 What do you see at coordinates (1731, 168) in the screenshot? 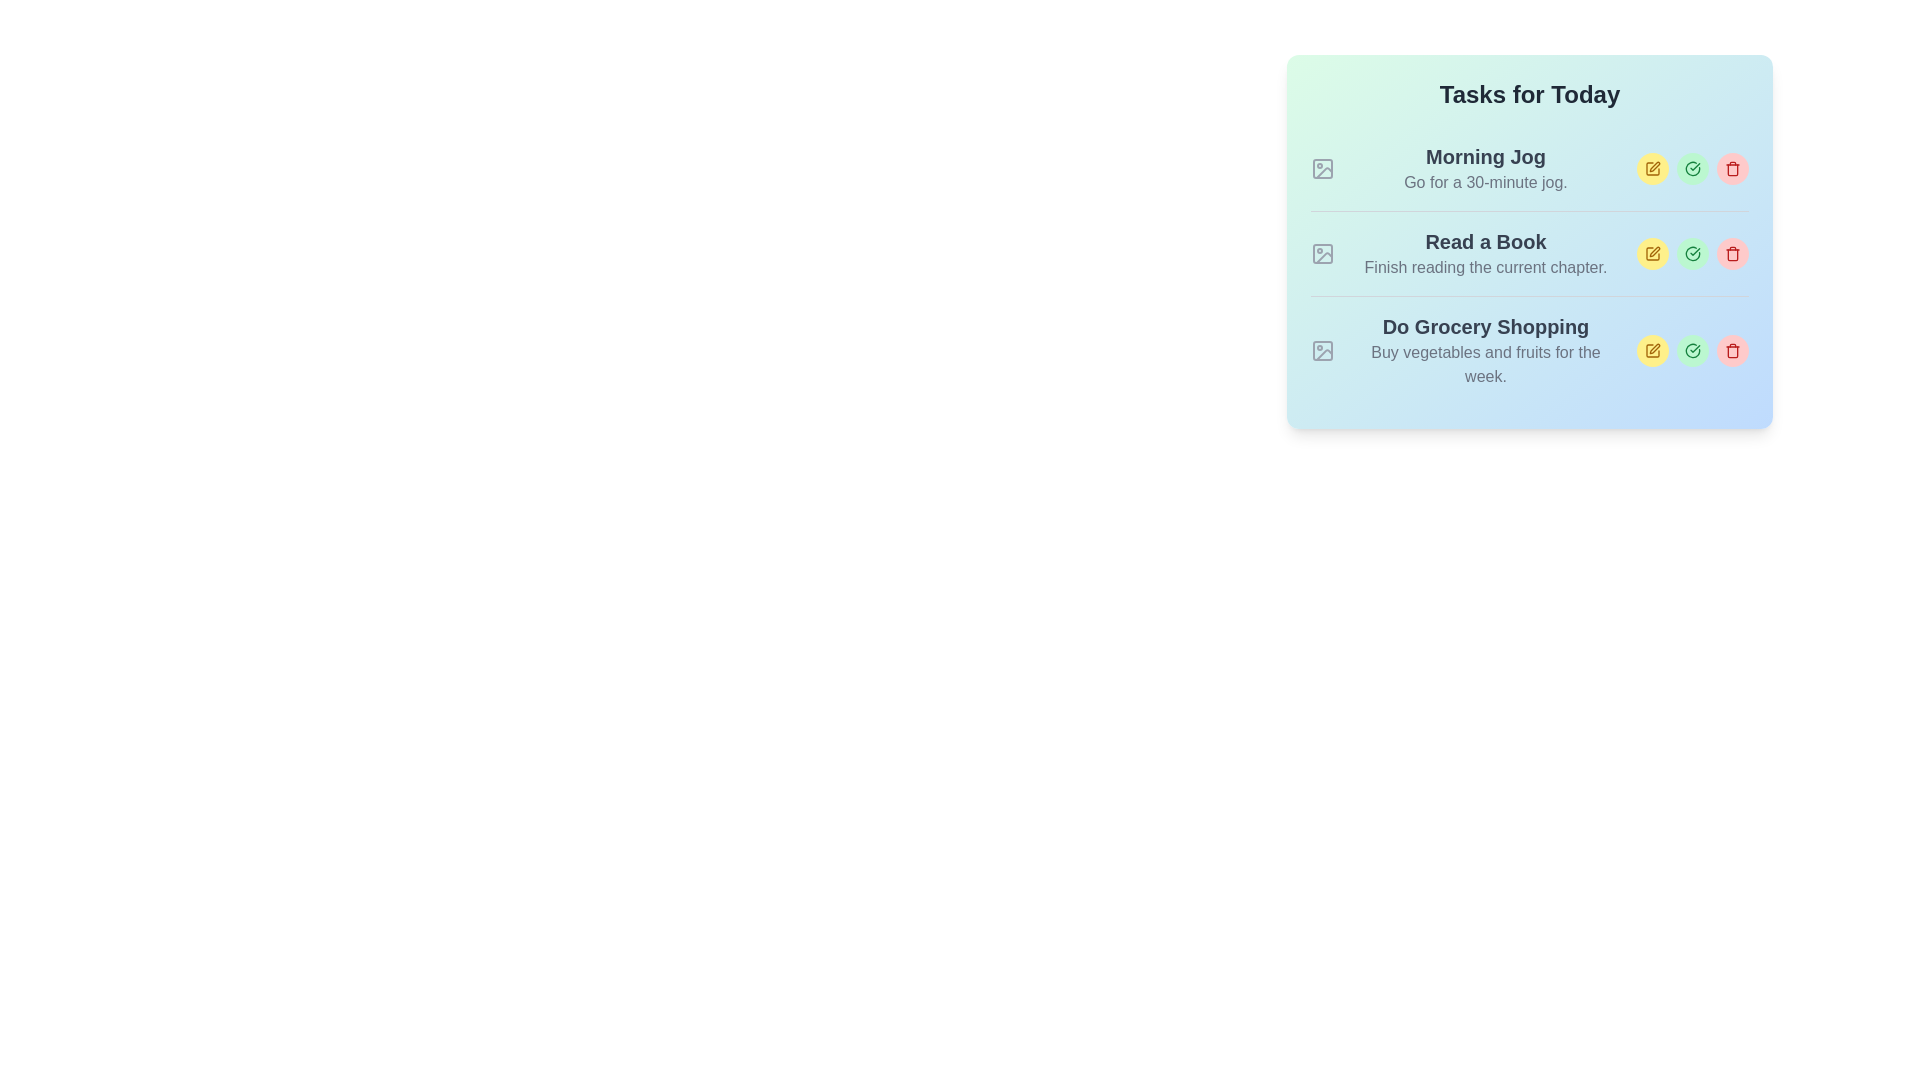
I see `the trash bin icon within the red circular button at the far right of the row for the 'Morning Jog' task` at bounding box center [1731, 168].